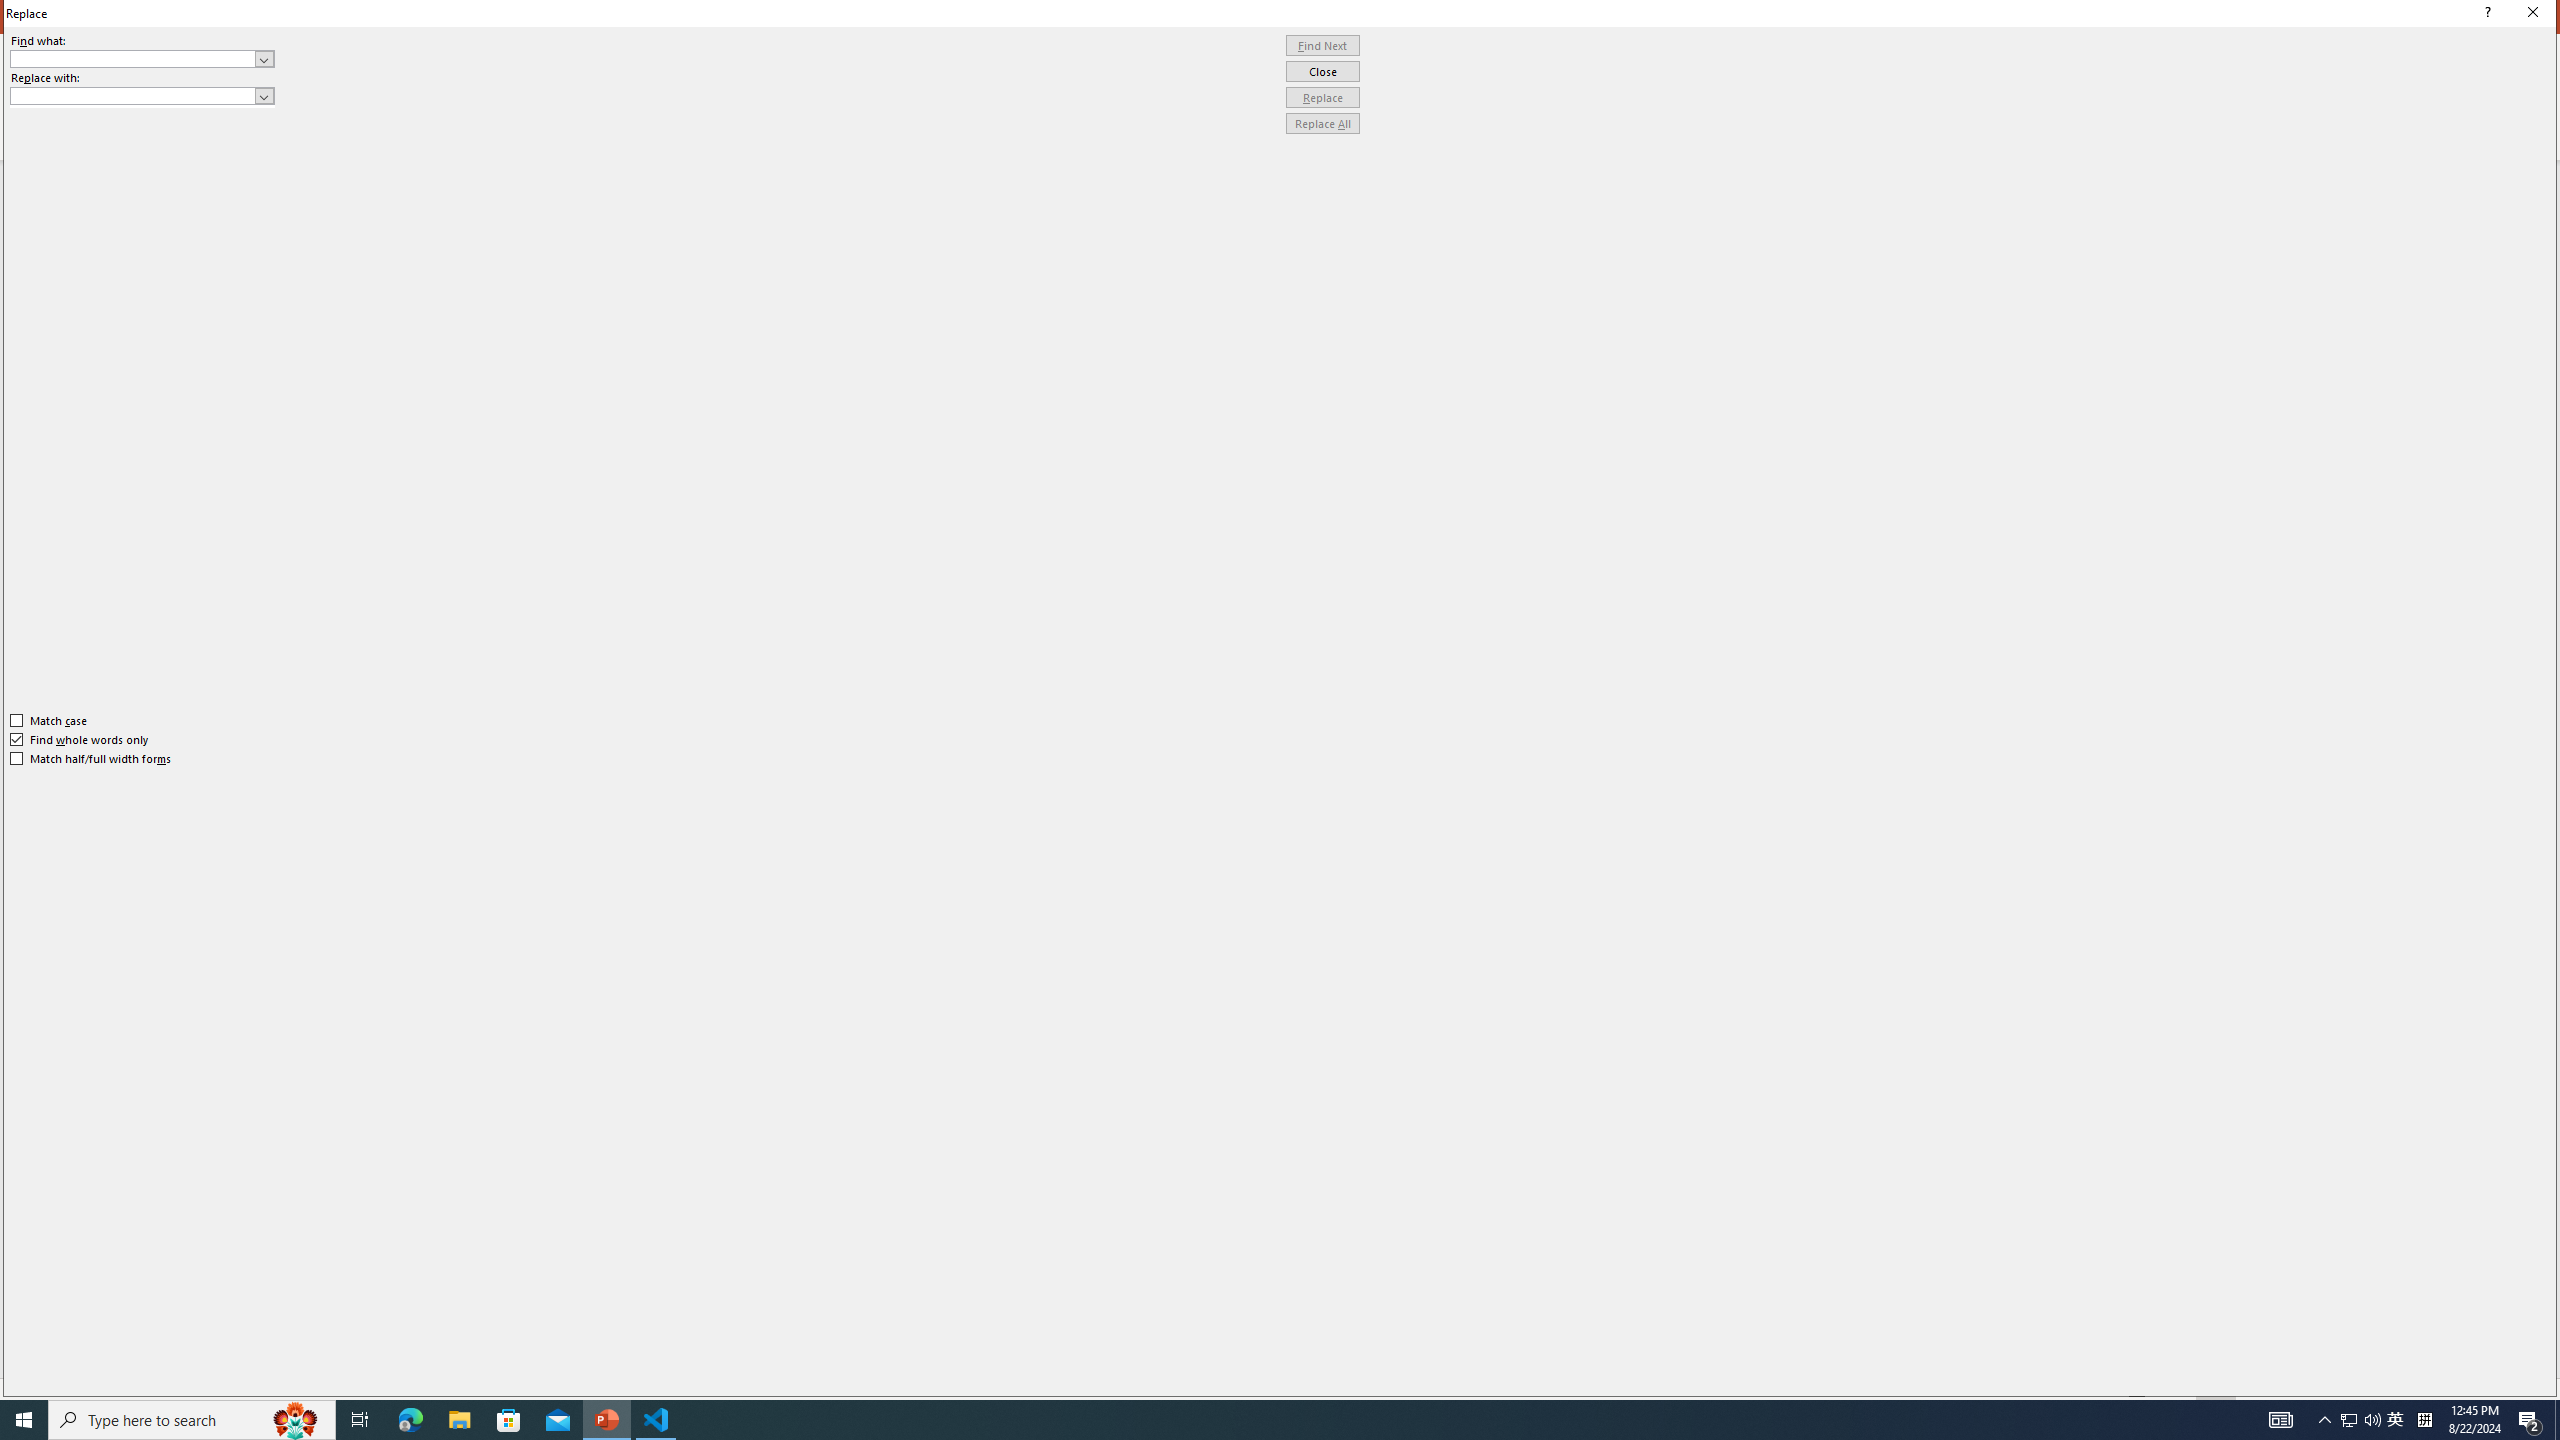  What do you see at coordinates (133, 95) in the screenshot?
I see `'Replace with'` at bounding box center [133, 95].